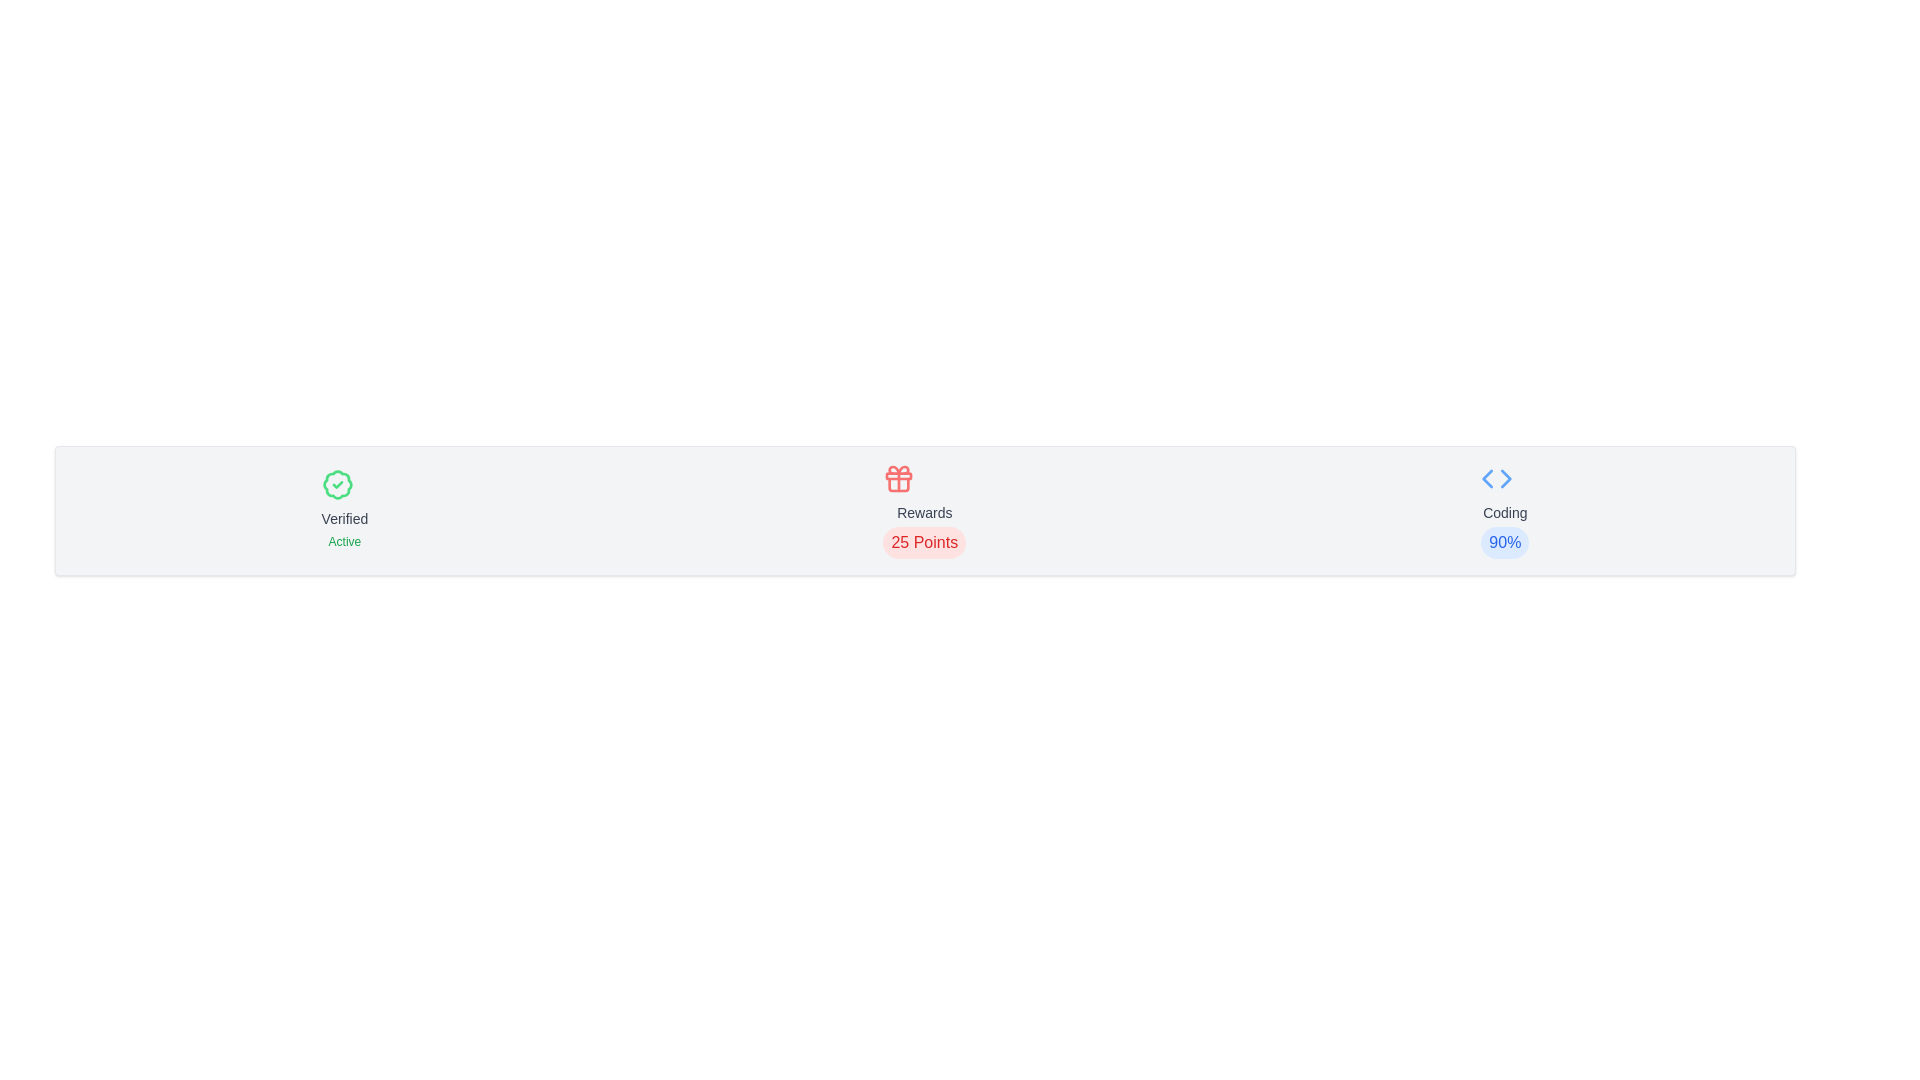  Describe the element at coordinates (1505, 543) in the screenshot. I see `text percentage label '90%' styled with a blue font color, located beneath the 'Coding' label in the rightmost panel segment of the interface` at that location.